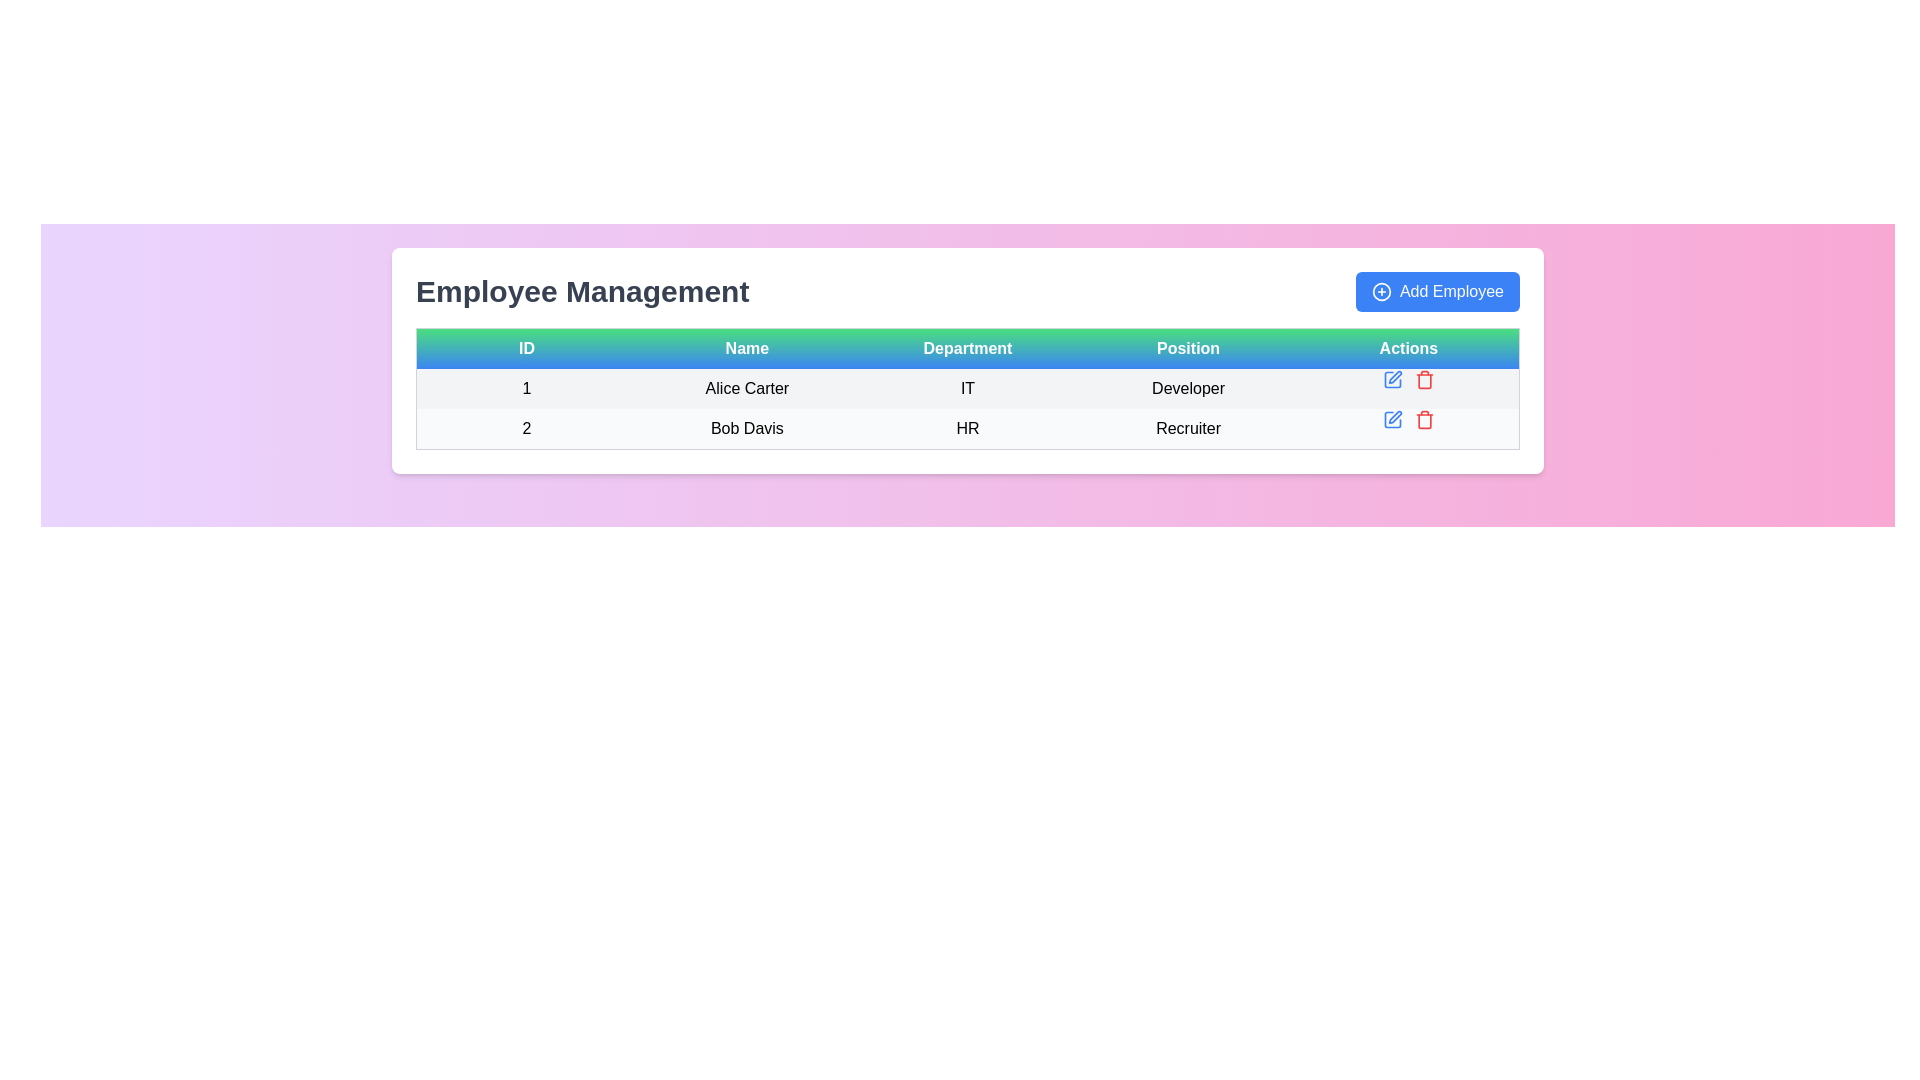 The image size is (1920, 1080). I want to click on text content of the Table Header Row, which features a gradient background and contains the column headers 'ID', 'Name', 'Department', 'Position', and 'Actions', so click(968, 346).